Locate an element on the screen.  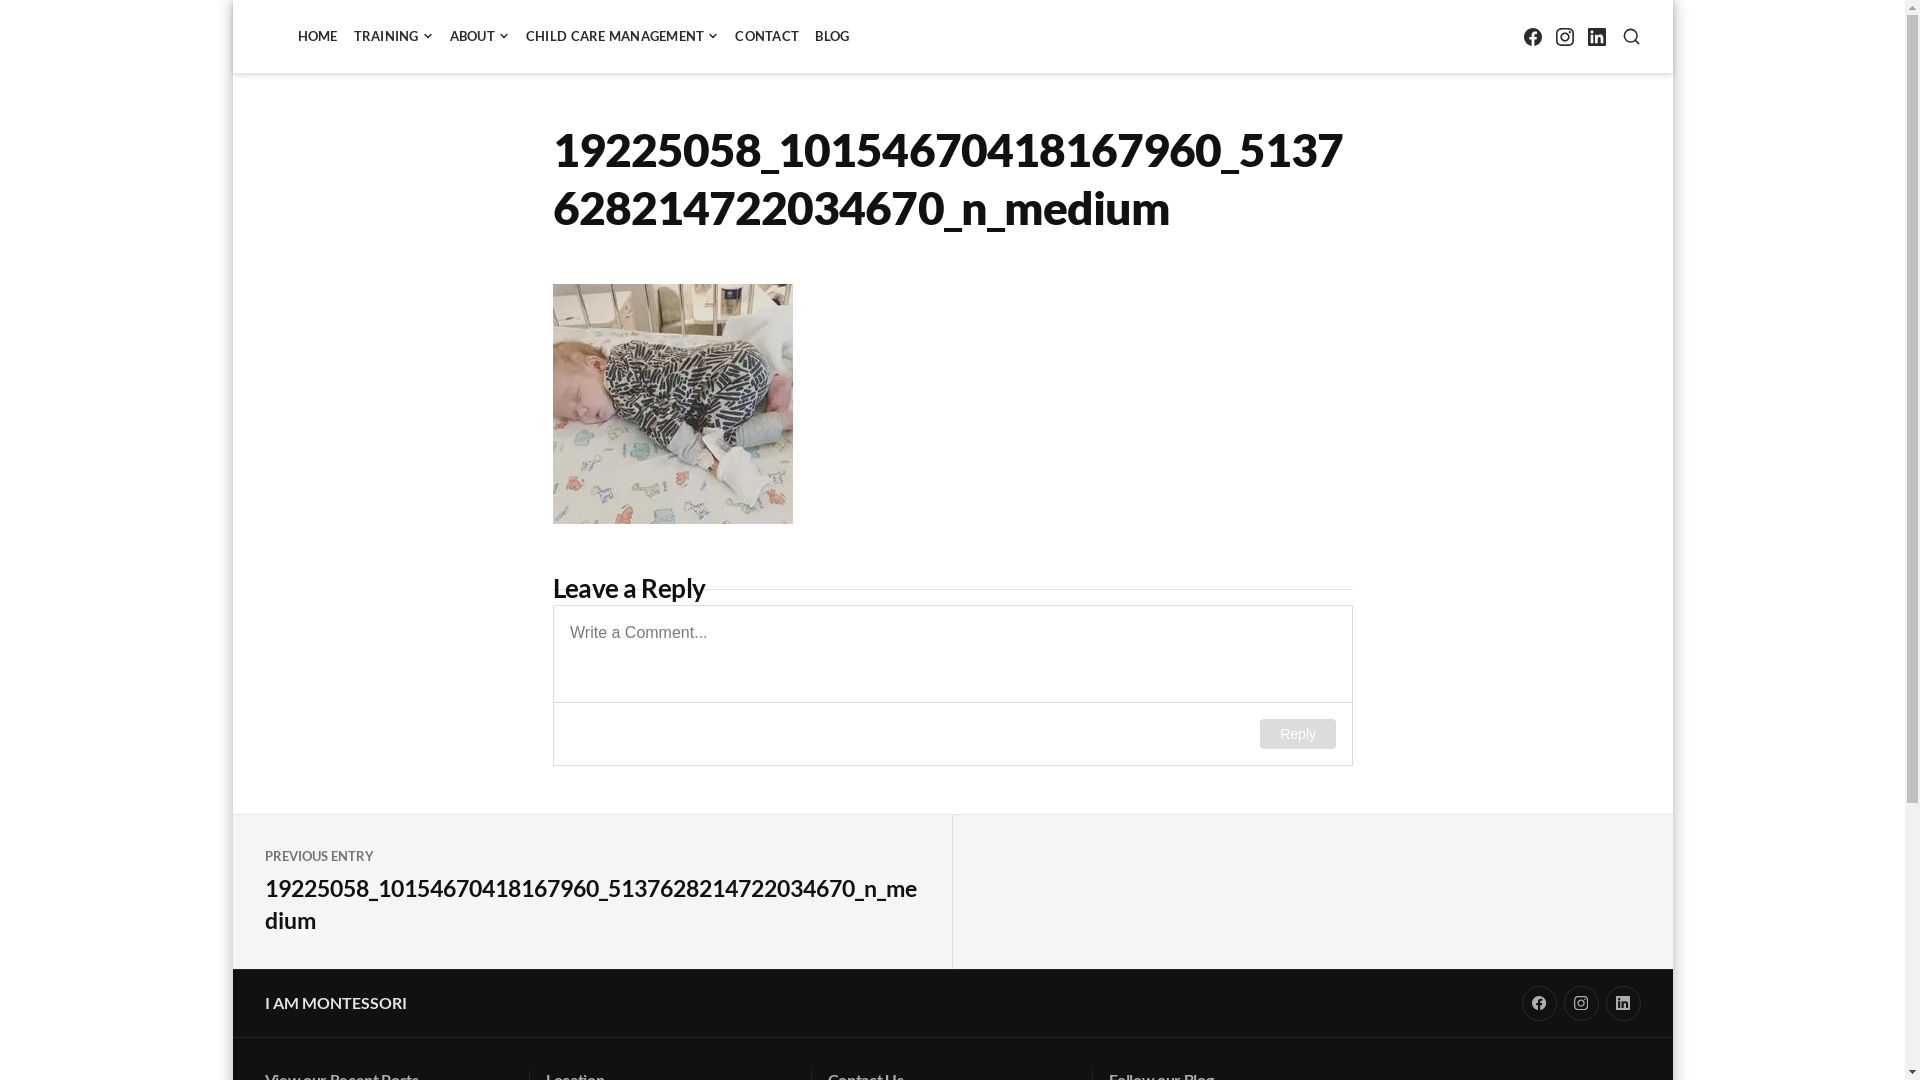
'BLOG' is located at coordinates (831, 36).